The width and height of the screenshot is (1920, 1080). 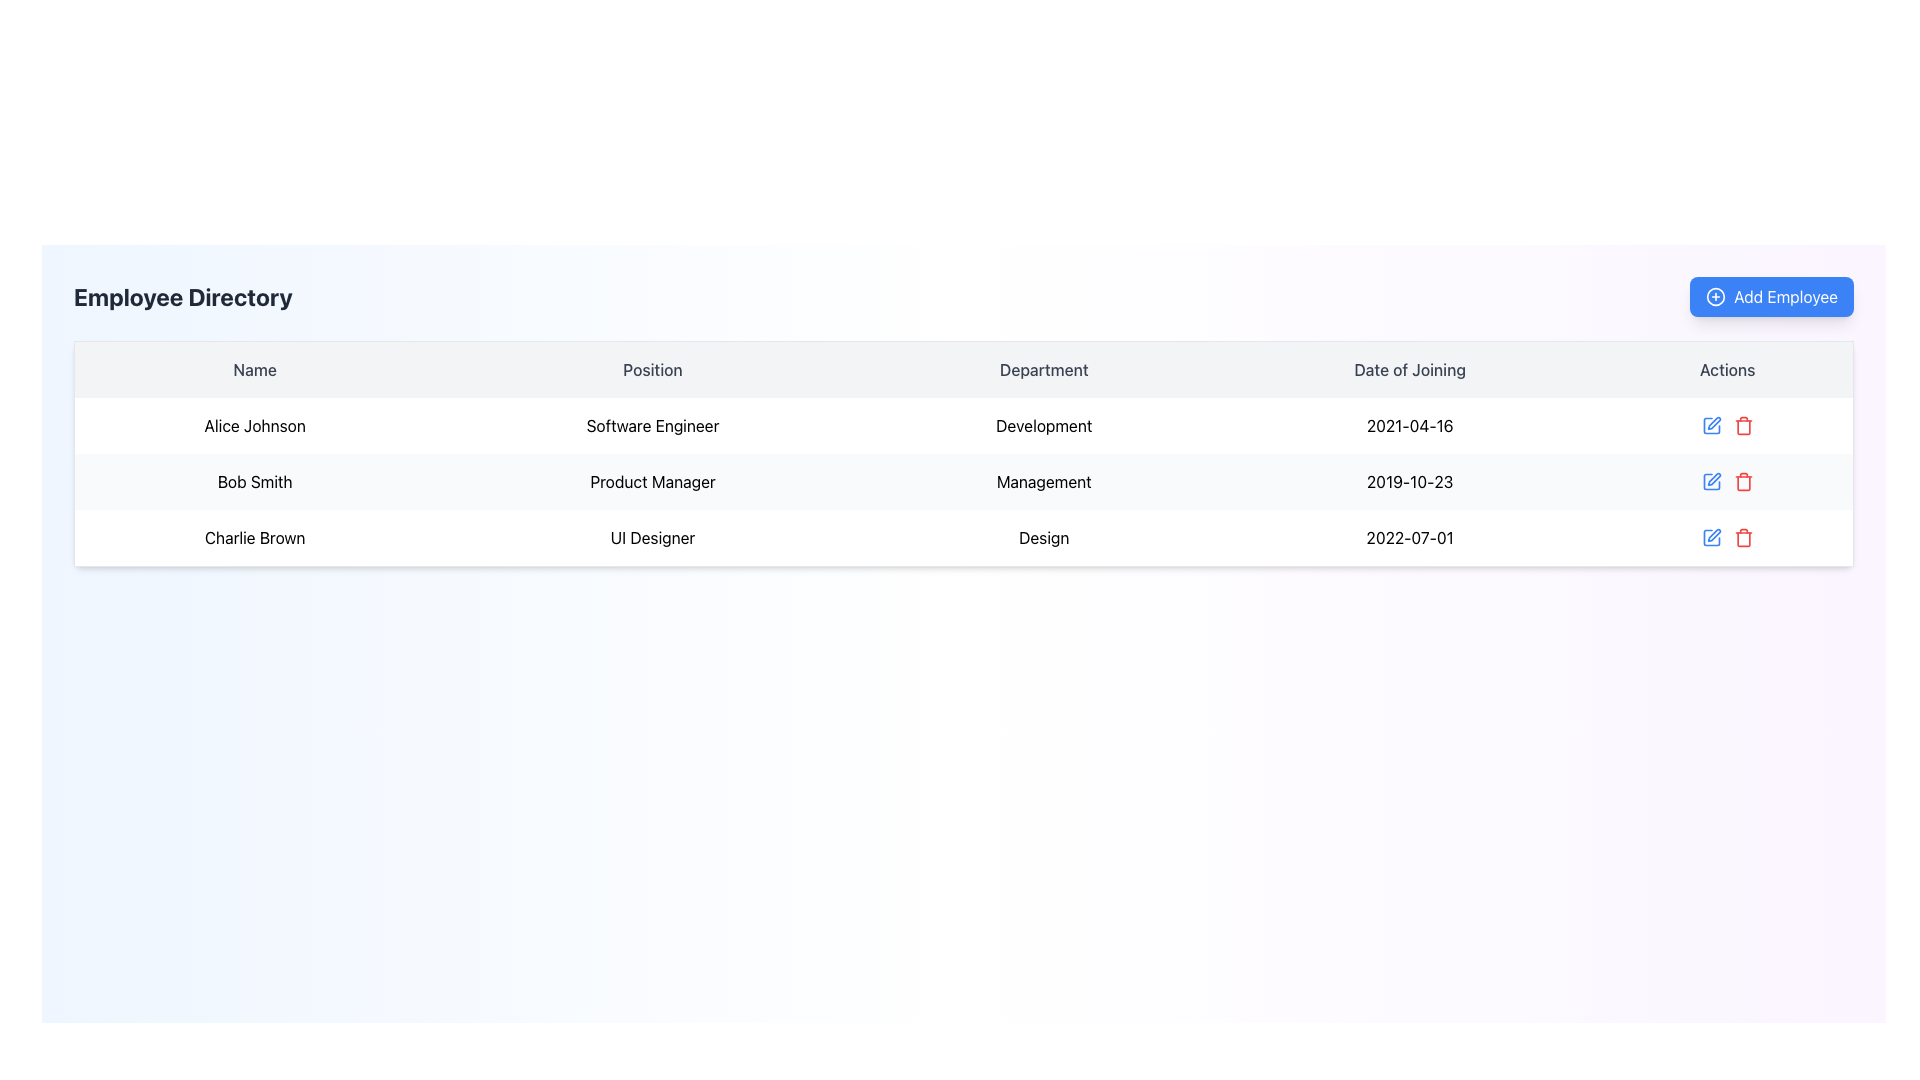 What do you see at coordinates (253, 537) in the screenshot?
I see `the text label identifying 'Charlie Brown' in the employee directory, which is the first cell in the third row of the table` at bounding box center [253, 537].